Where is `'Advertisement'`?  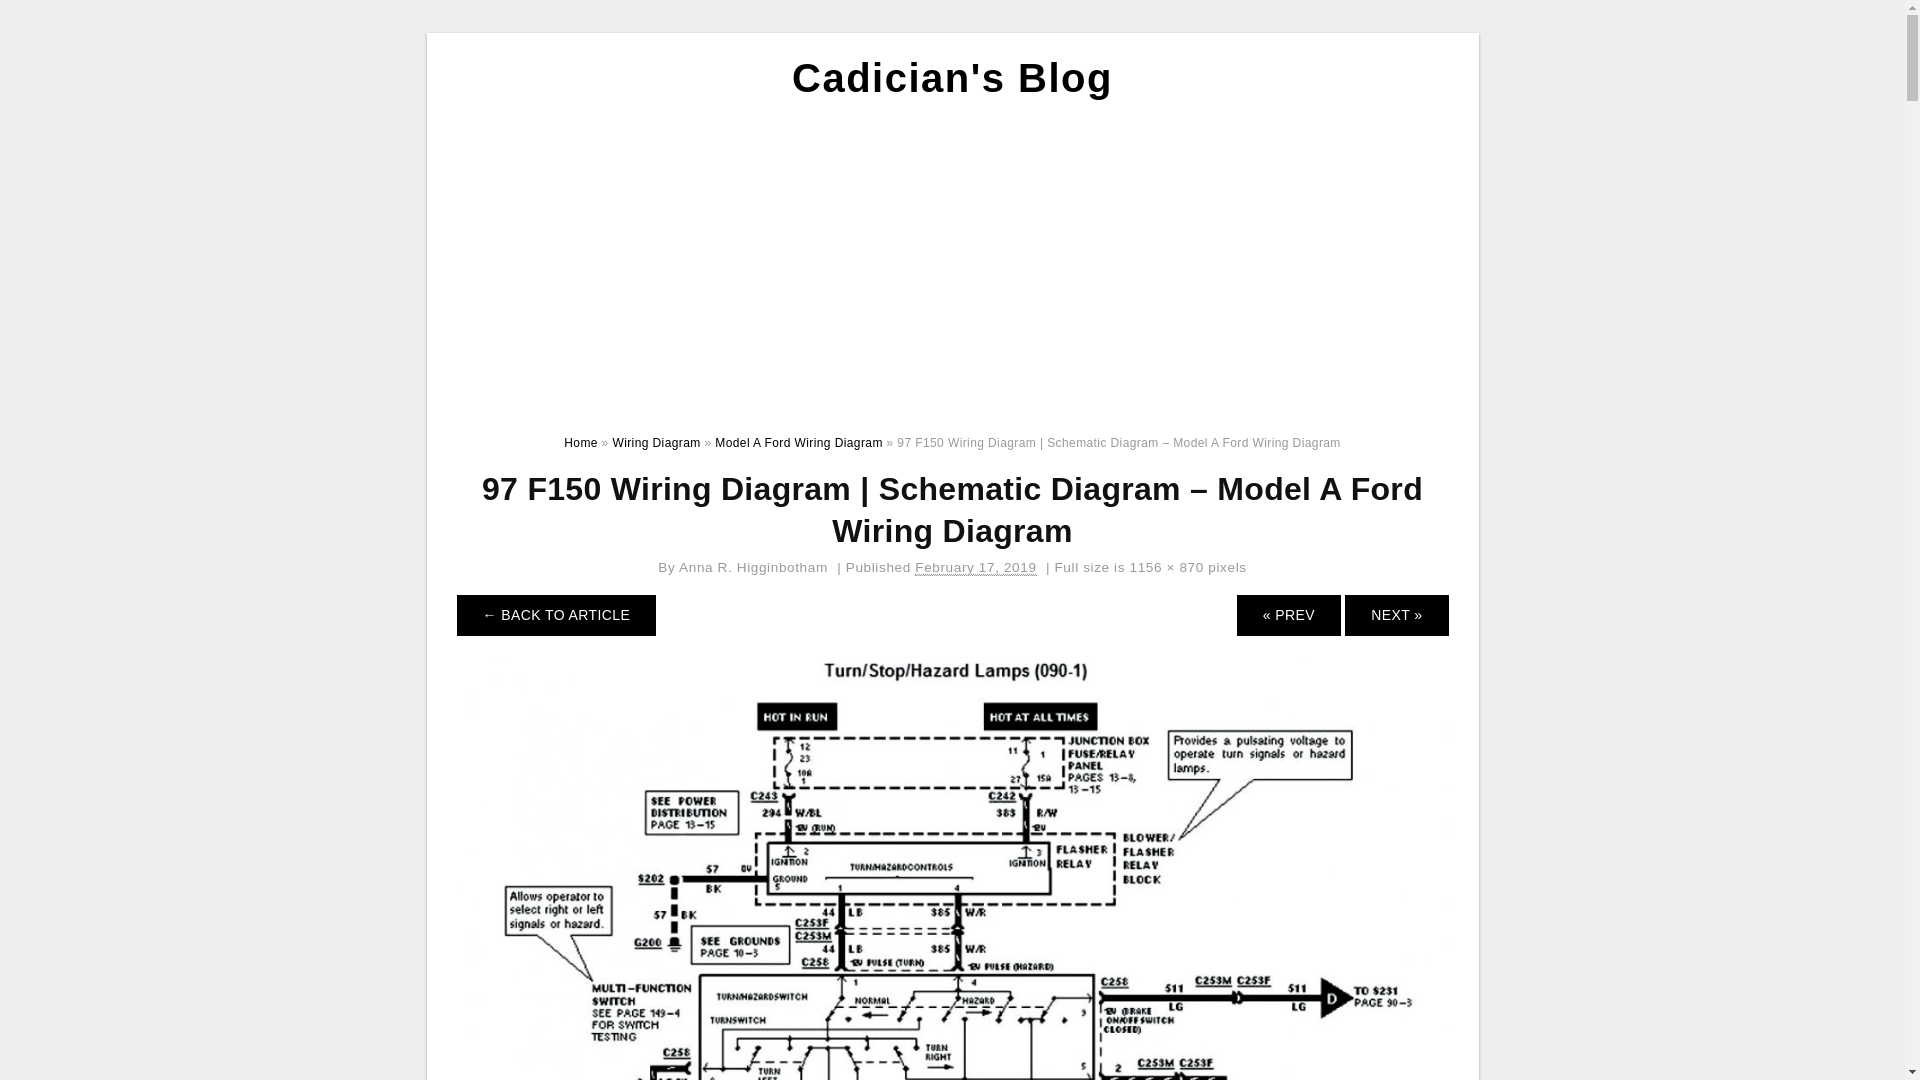
'Advertisement' is located at coordinates (952, 261).